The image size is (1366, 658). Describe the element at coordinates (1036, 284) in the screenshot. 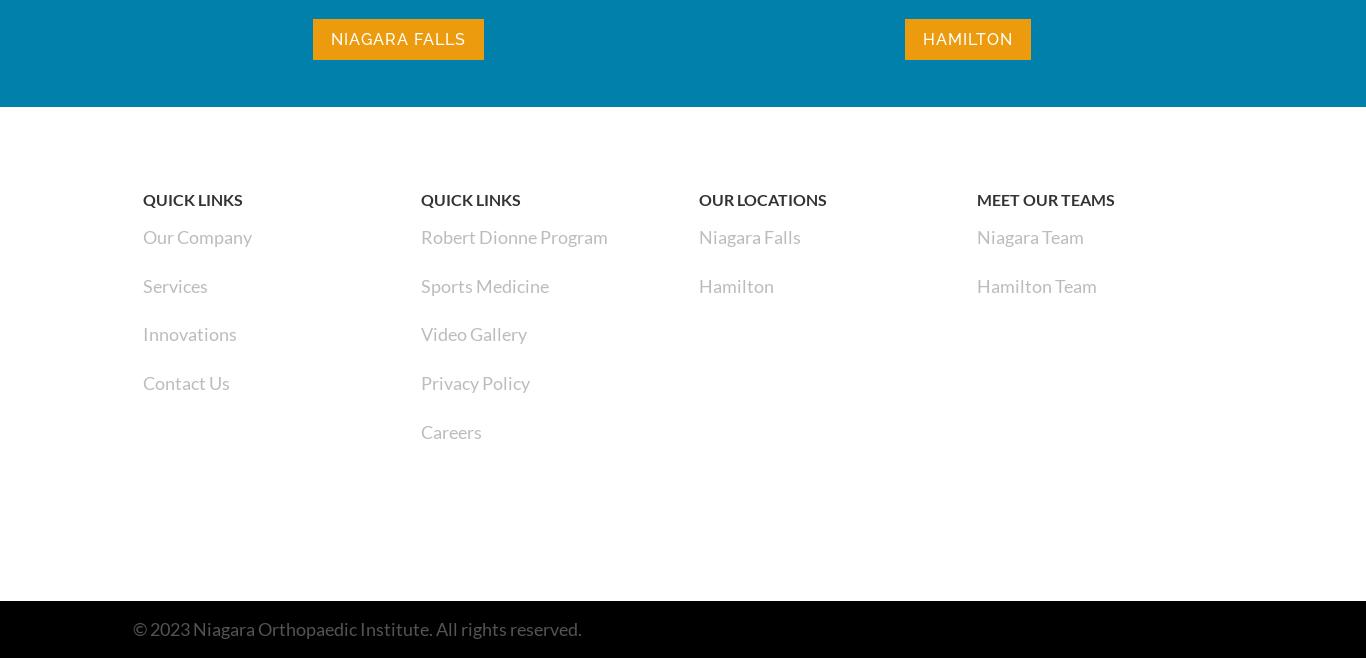

I see `'Hamilton Team'` at that location.